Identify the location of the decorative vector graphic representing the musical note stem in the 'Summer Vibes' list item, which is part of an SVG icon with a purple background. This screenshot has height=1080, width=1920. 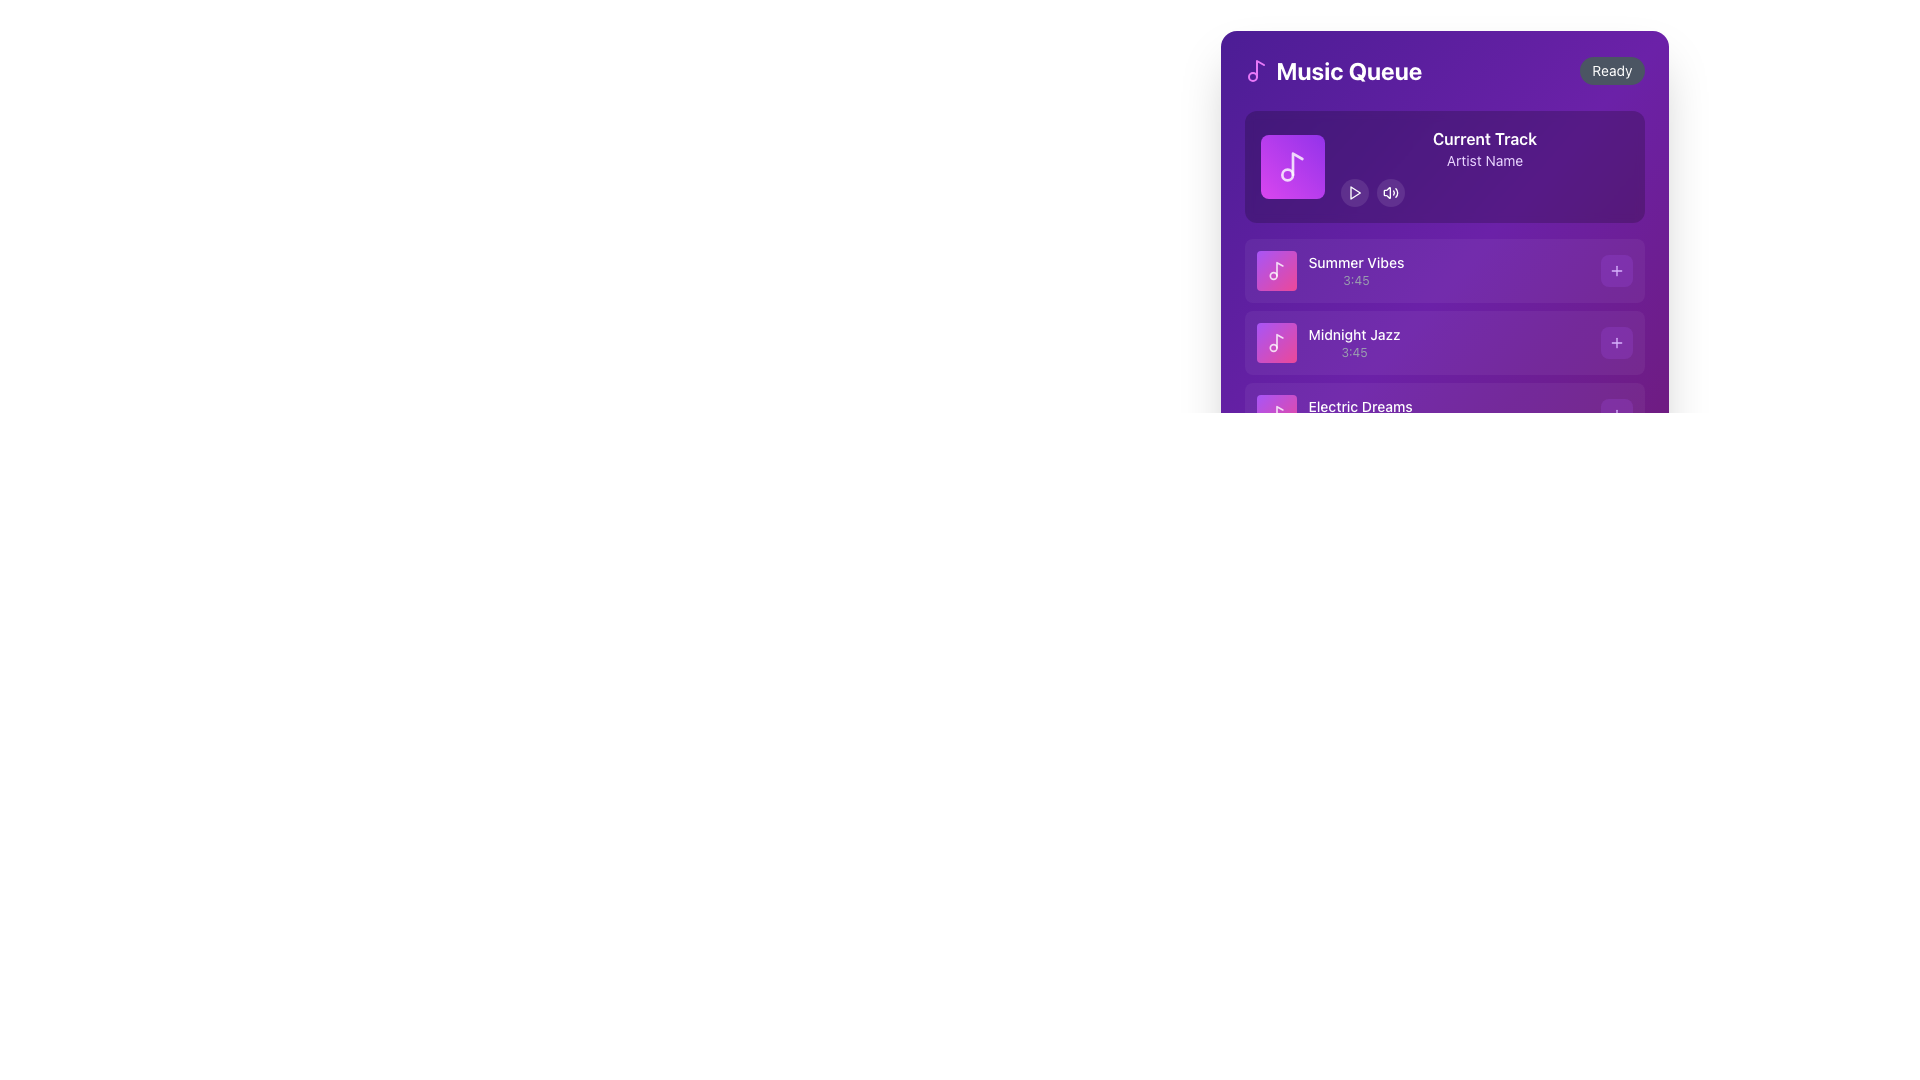
(1278, 268).